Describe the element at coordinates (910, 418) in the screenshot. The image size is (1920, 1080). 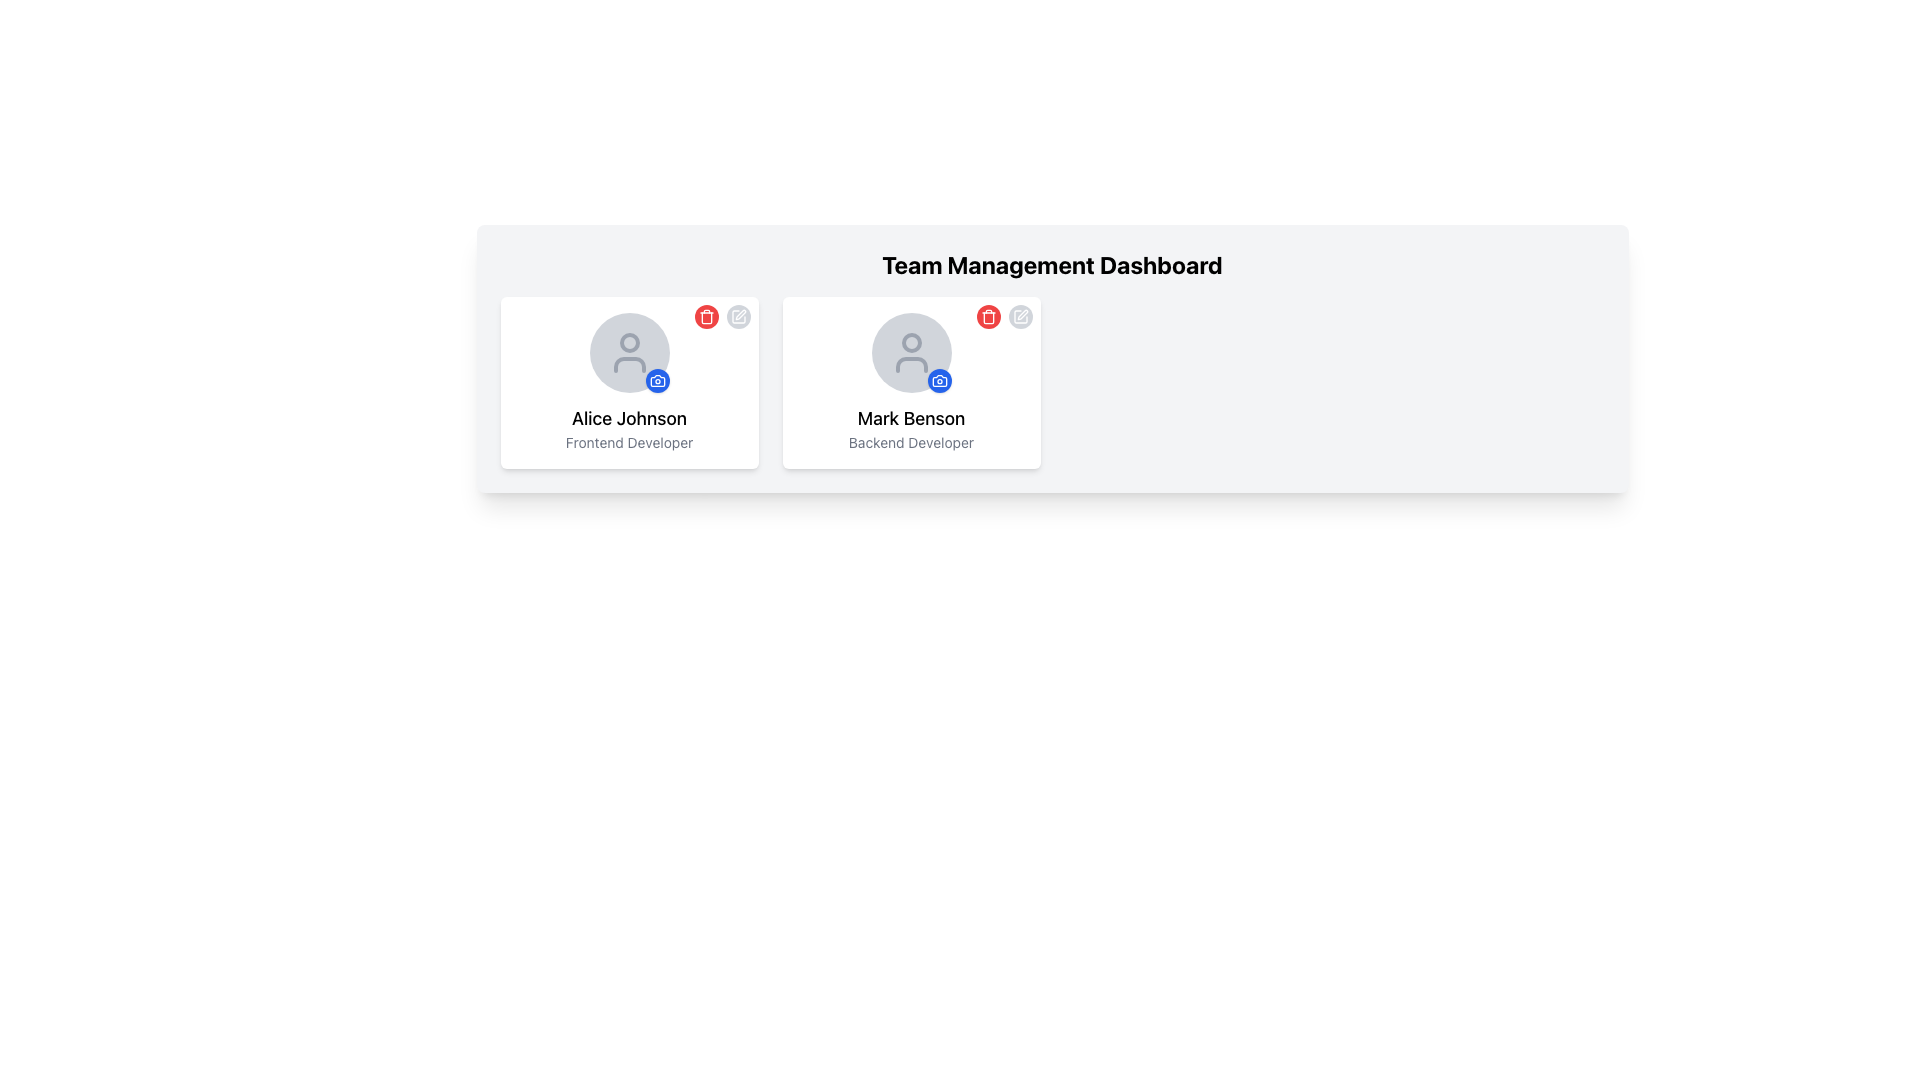
I see `the second text label in the profile card that displays the individual's name, located beneath the avatar icon and above the 'Backend Developer' label` at that location.